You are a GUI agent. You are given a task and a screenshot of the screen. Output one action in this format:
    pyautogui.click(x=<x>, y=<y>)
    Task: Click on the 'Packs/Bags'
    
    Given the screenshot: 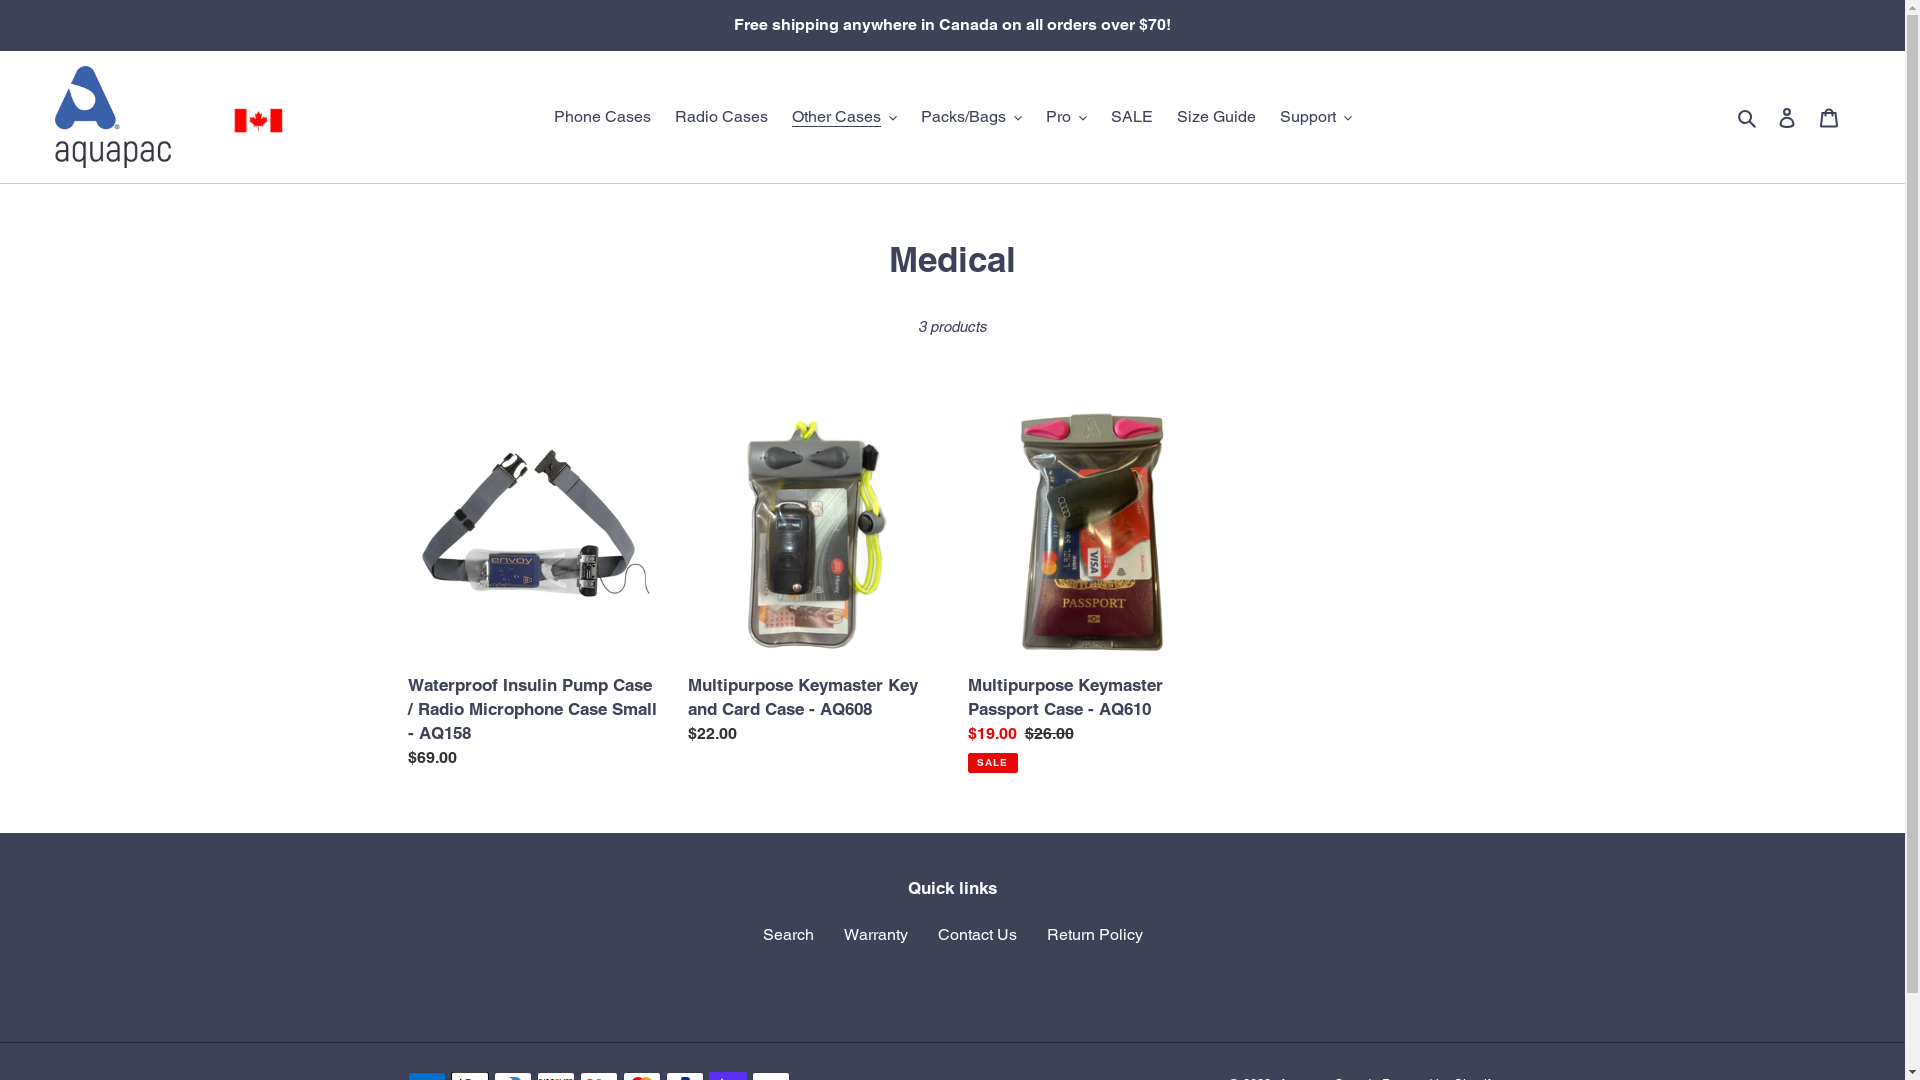 What is the action you would take?
    pyautogui.click(x=909, y=116)
    